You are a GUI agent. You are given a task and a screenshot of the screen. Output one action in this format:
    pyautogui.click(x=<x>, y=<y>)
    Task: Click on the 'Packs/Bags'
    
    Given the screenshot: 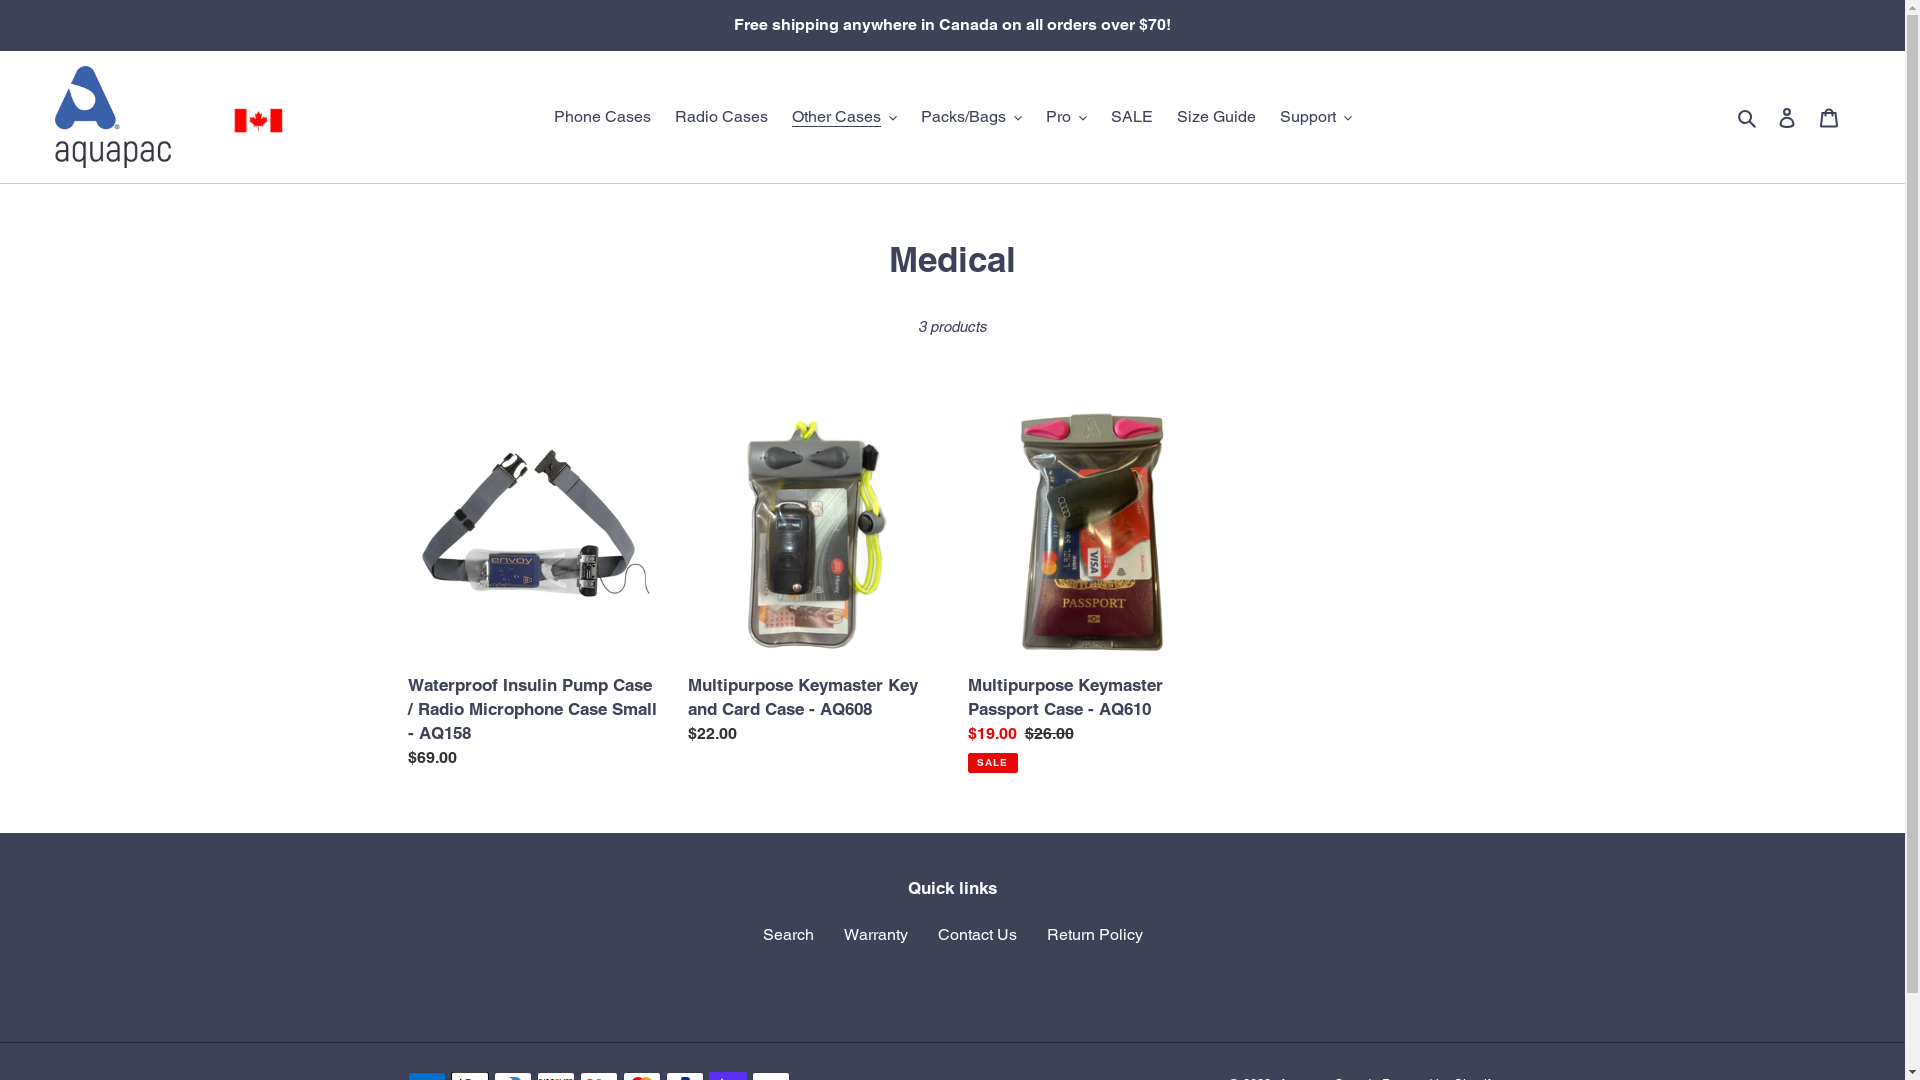 What is the action you would take?
    pyautogui.click(x=909, y=116)
    